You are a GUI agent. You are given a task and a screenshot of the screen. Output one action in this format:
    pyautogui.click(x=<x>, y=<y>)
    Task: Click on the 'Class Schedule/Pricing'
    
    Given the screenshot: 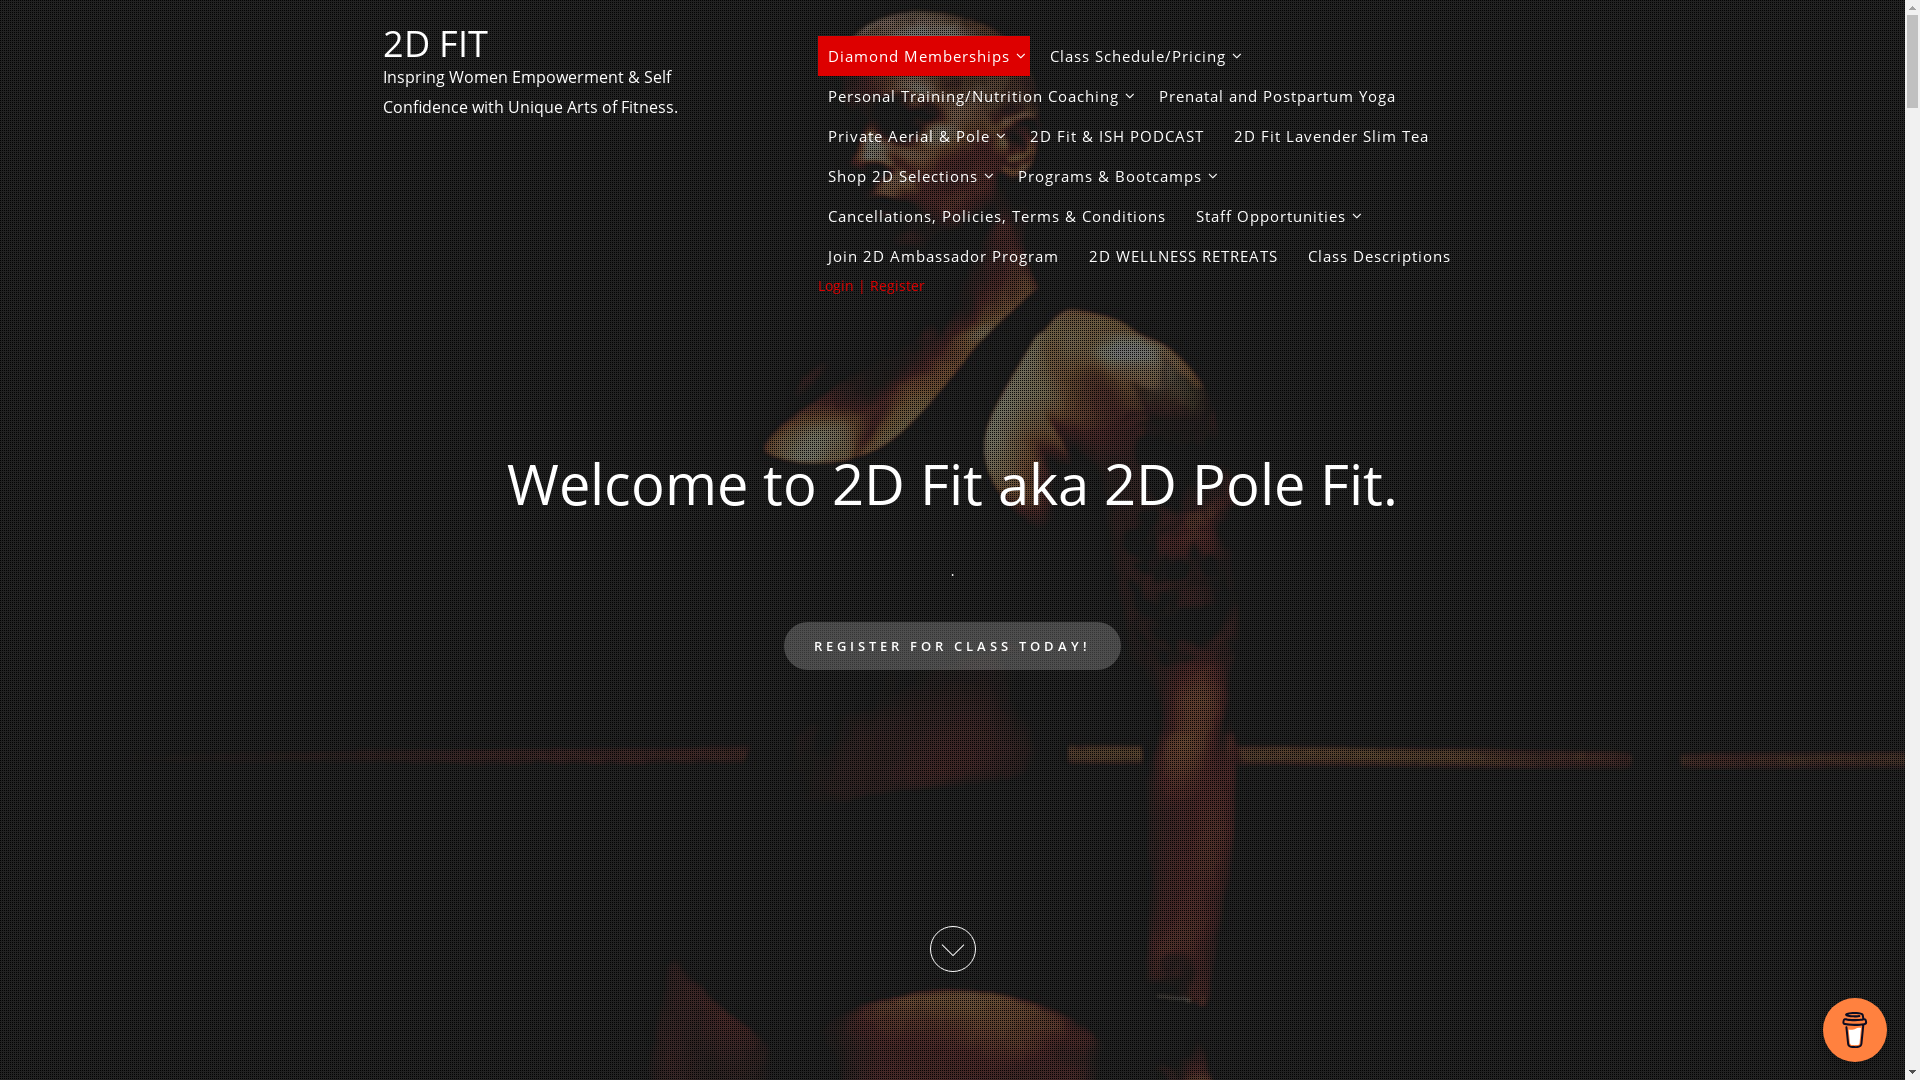 What is the action you would take?
    pyautogui.click(x=1142, y=55)
    